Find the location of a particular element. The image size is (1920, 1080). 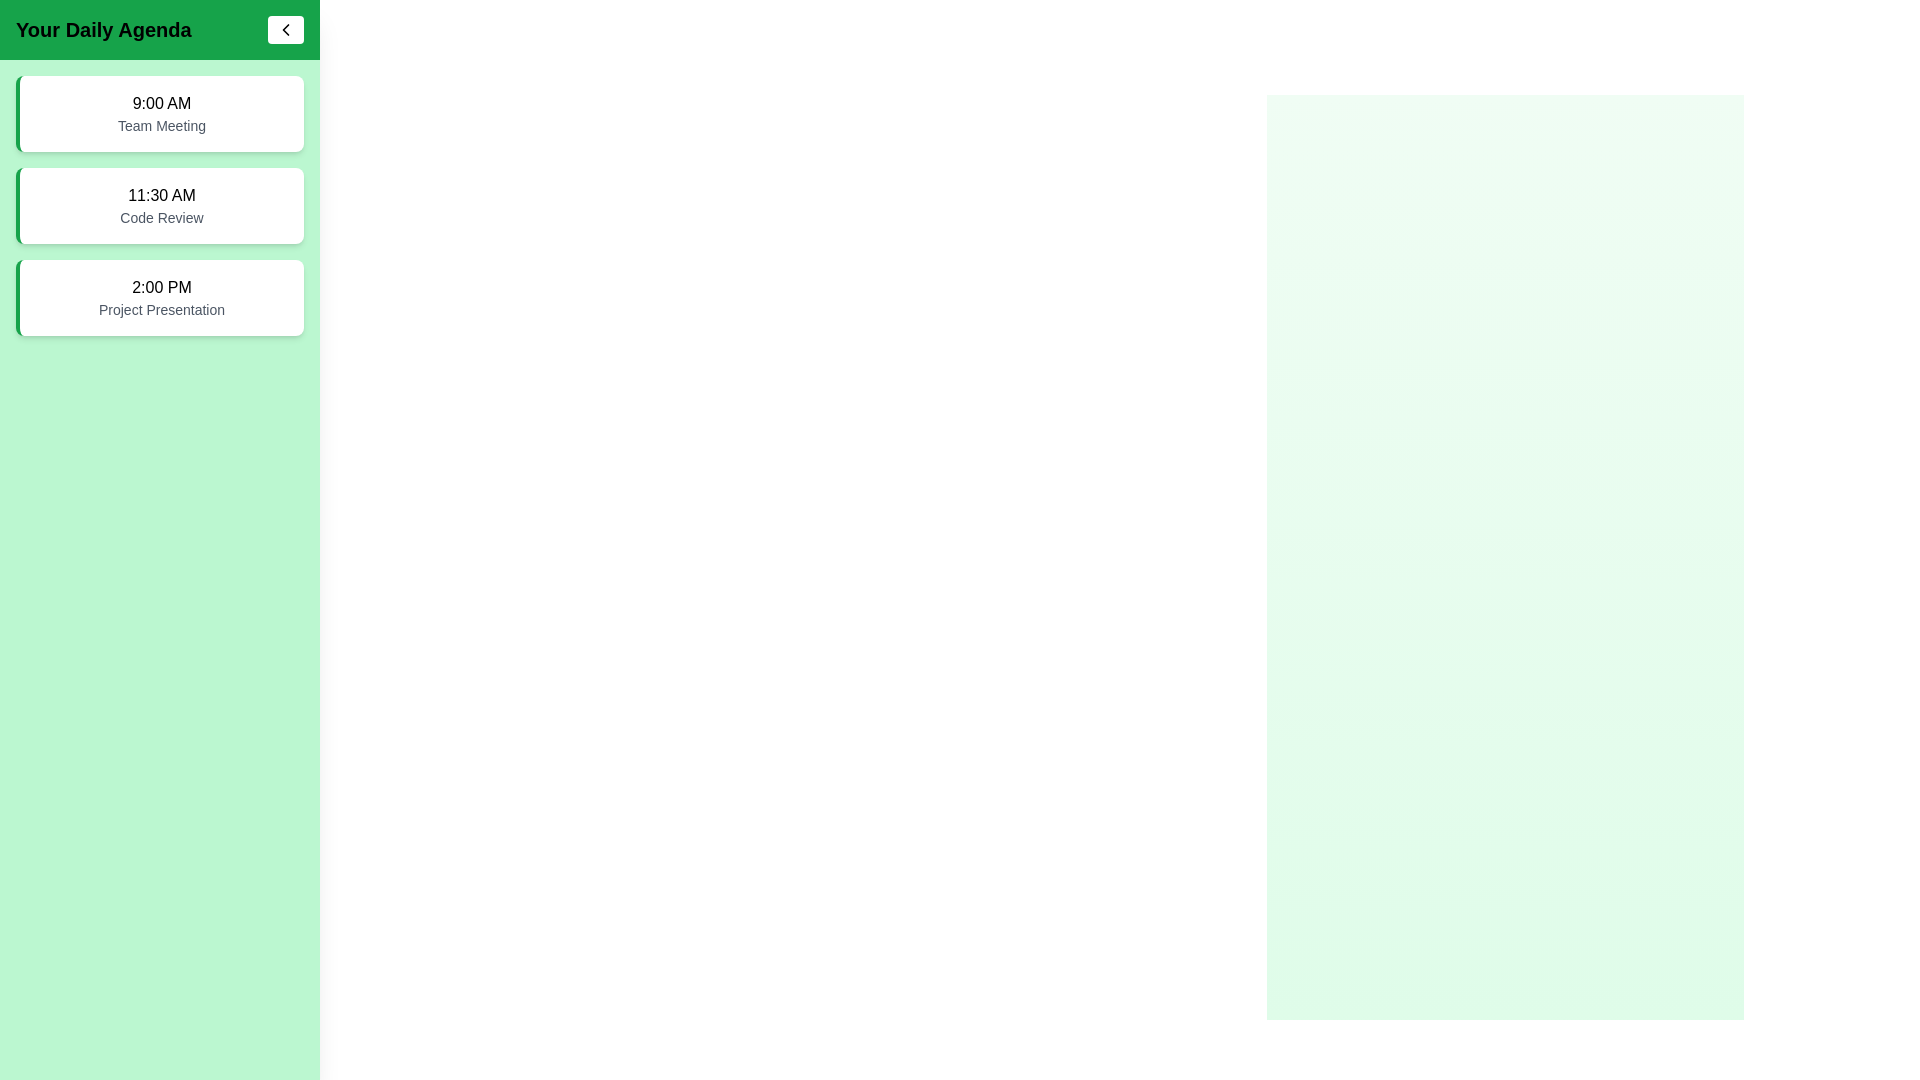

the static text label displaying '9:00 AM' located in the top section of the 'Team Meeting' card, which is above the 'Team Meeting' text is located at coordinates (162, 104).